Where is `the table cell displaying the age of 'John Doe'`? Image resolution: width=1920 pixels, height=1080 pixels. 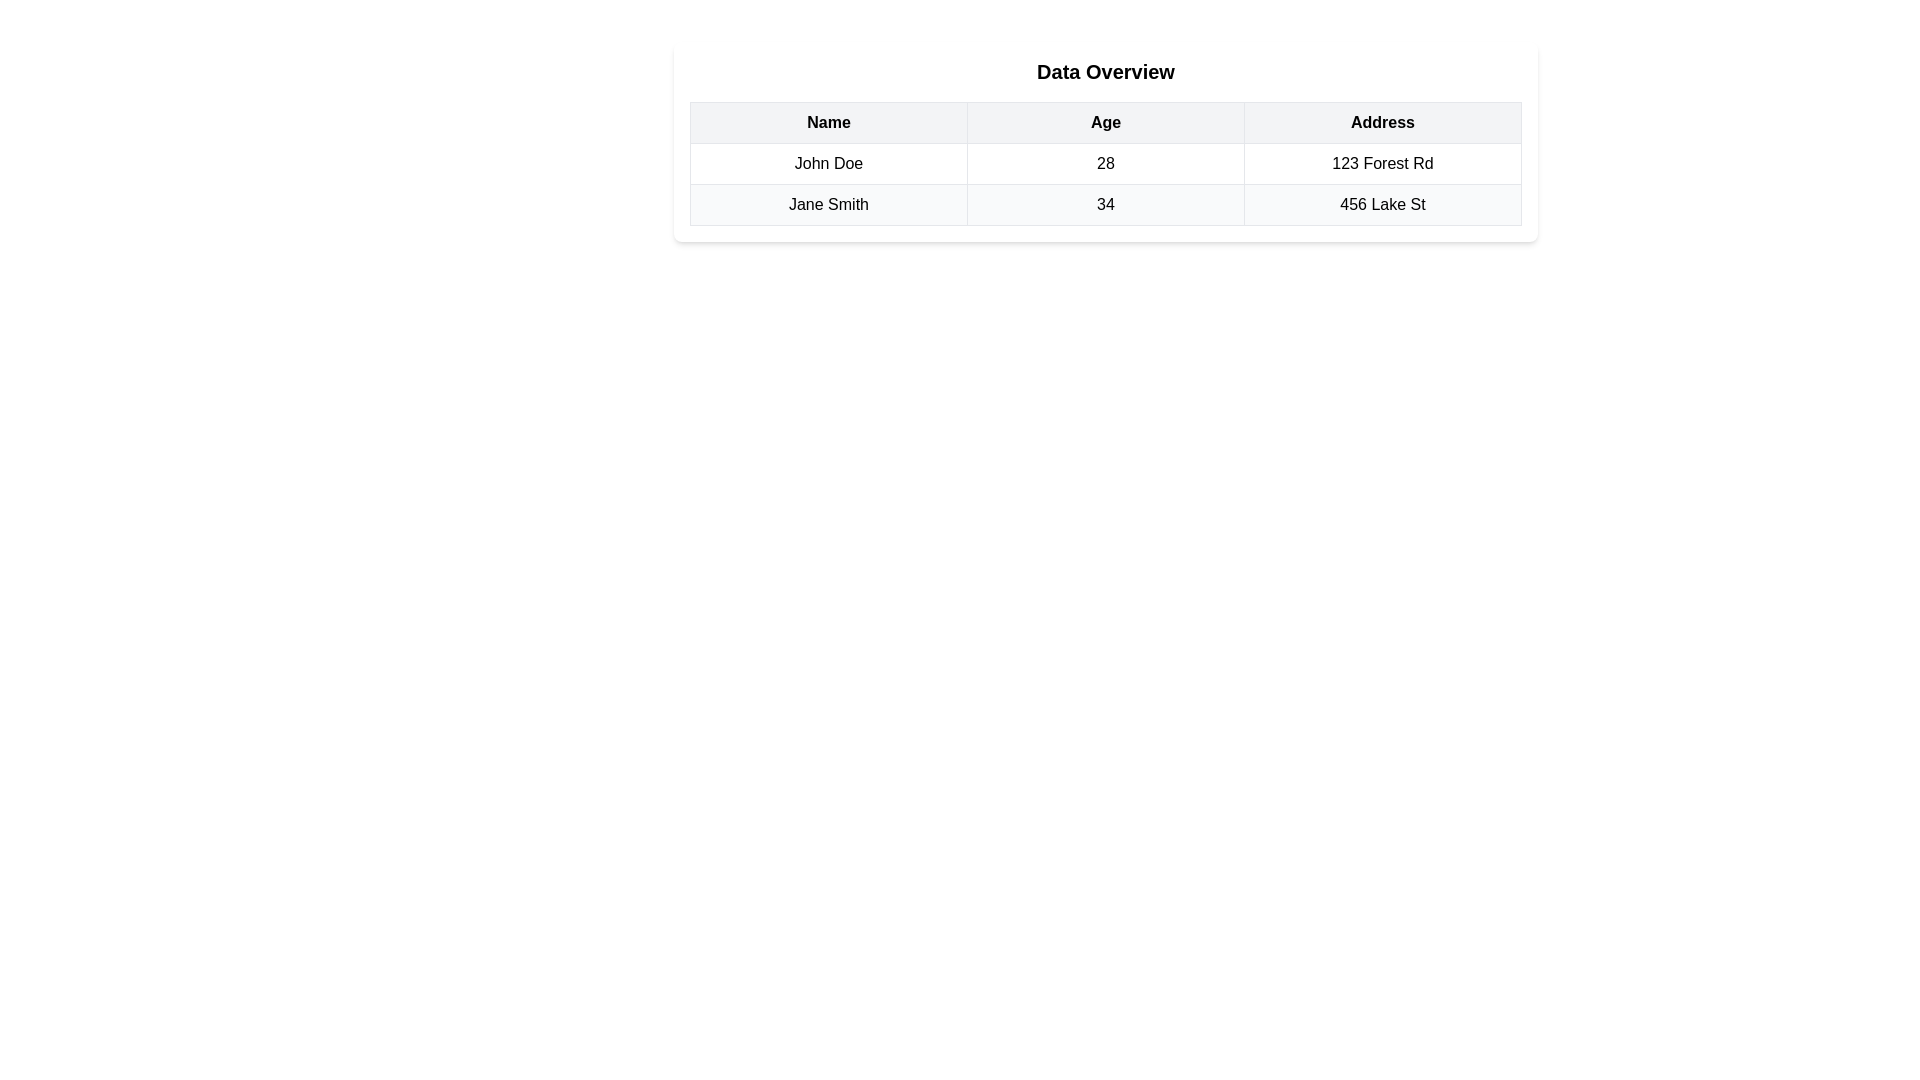
the table cell displaying the age of 'John Doe' is located at coordinates (1104, 163).